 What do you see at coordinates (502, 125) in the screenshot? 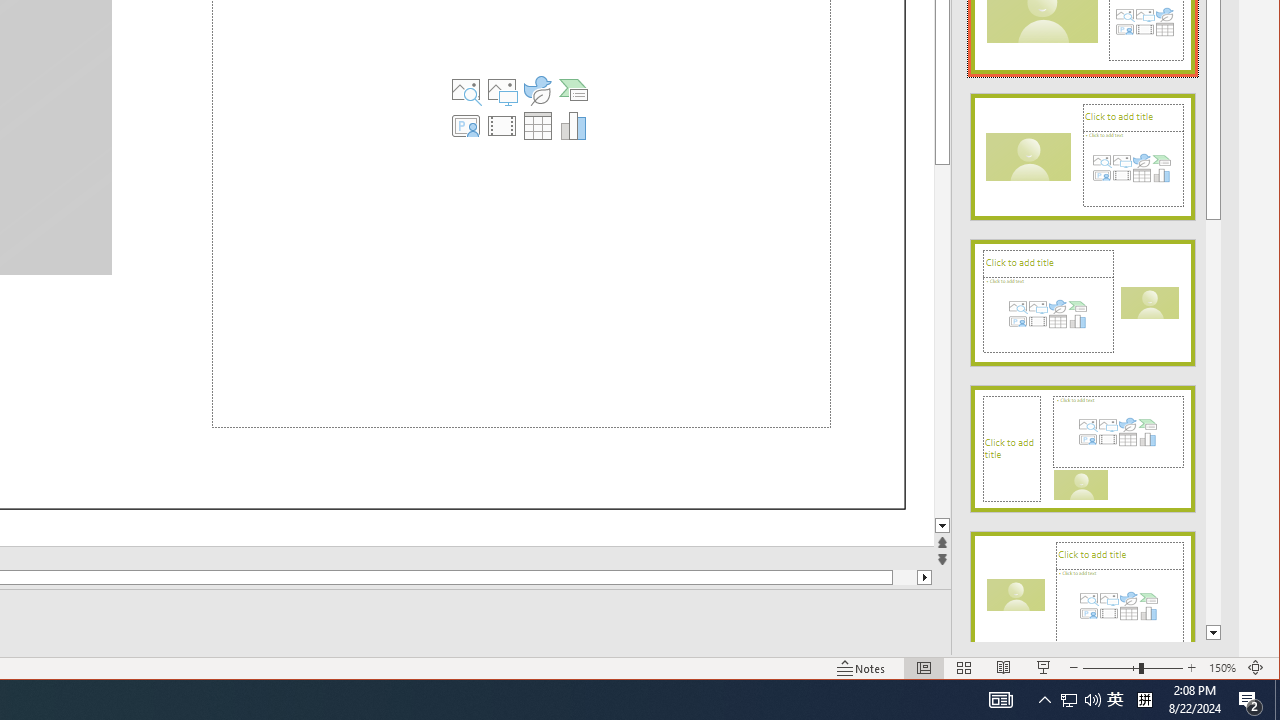
I see `'Insert Video'` at bounding box center [502, 125].